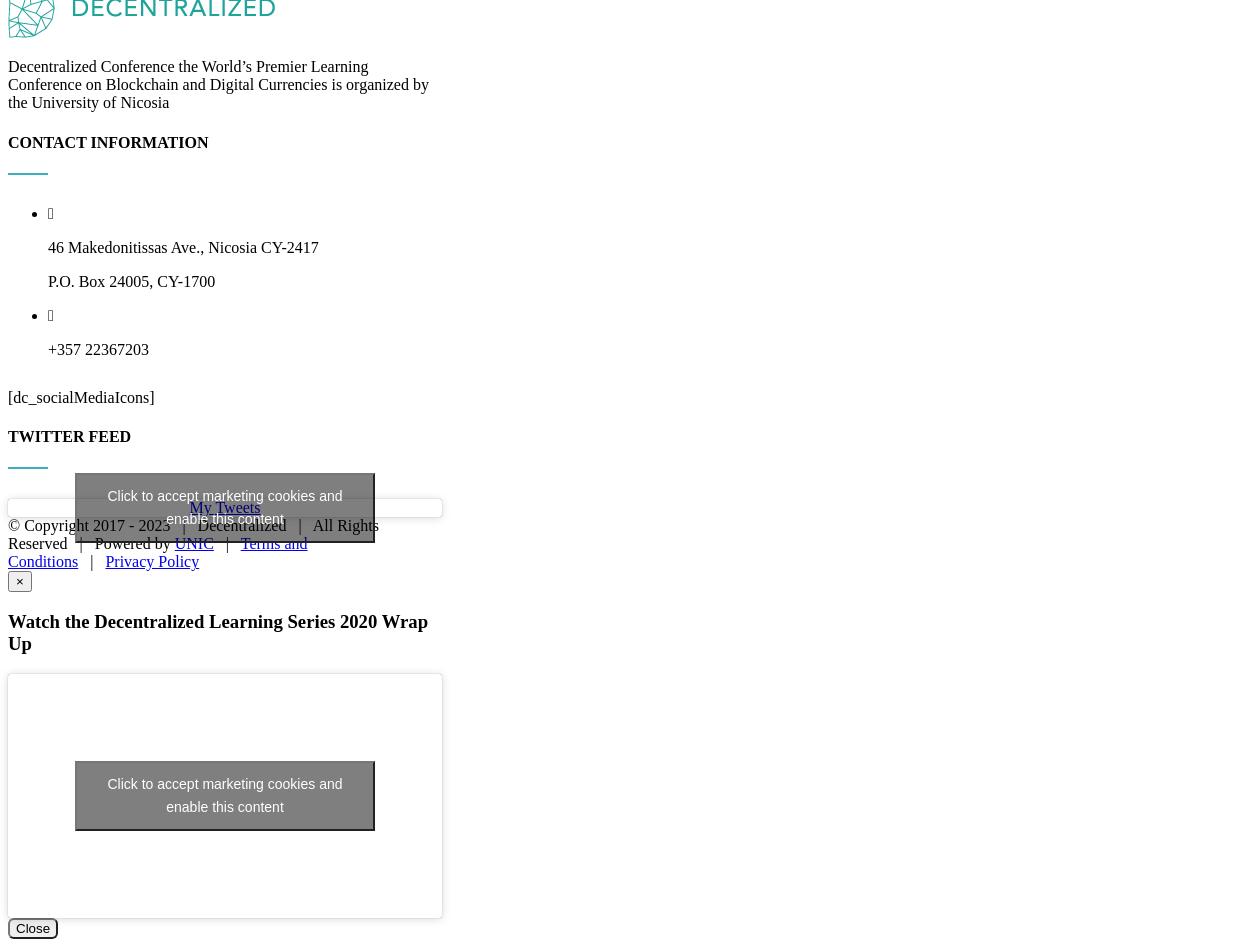 The image size is (1248, 946). Describe the element at coordinates (97, 550) in the screenshot. I see `'+357 22367203'` at that location.